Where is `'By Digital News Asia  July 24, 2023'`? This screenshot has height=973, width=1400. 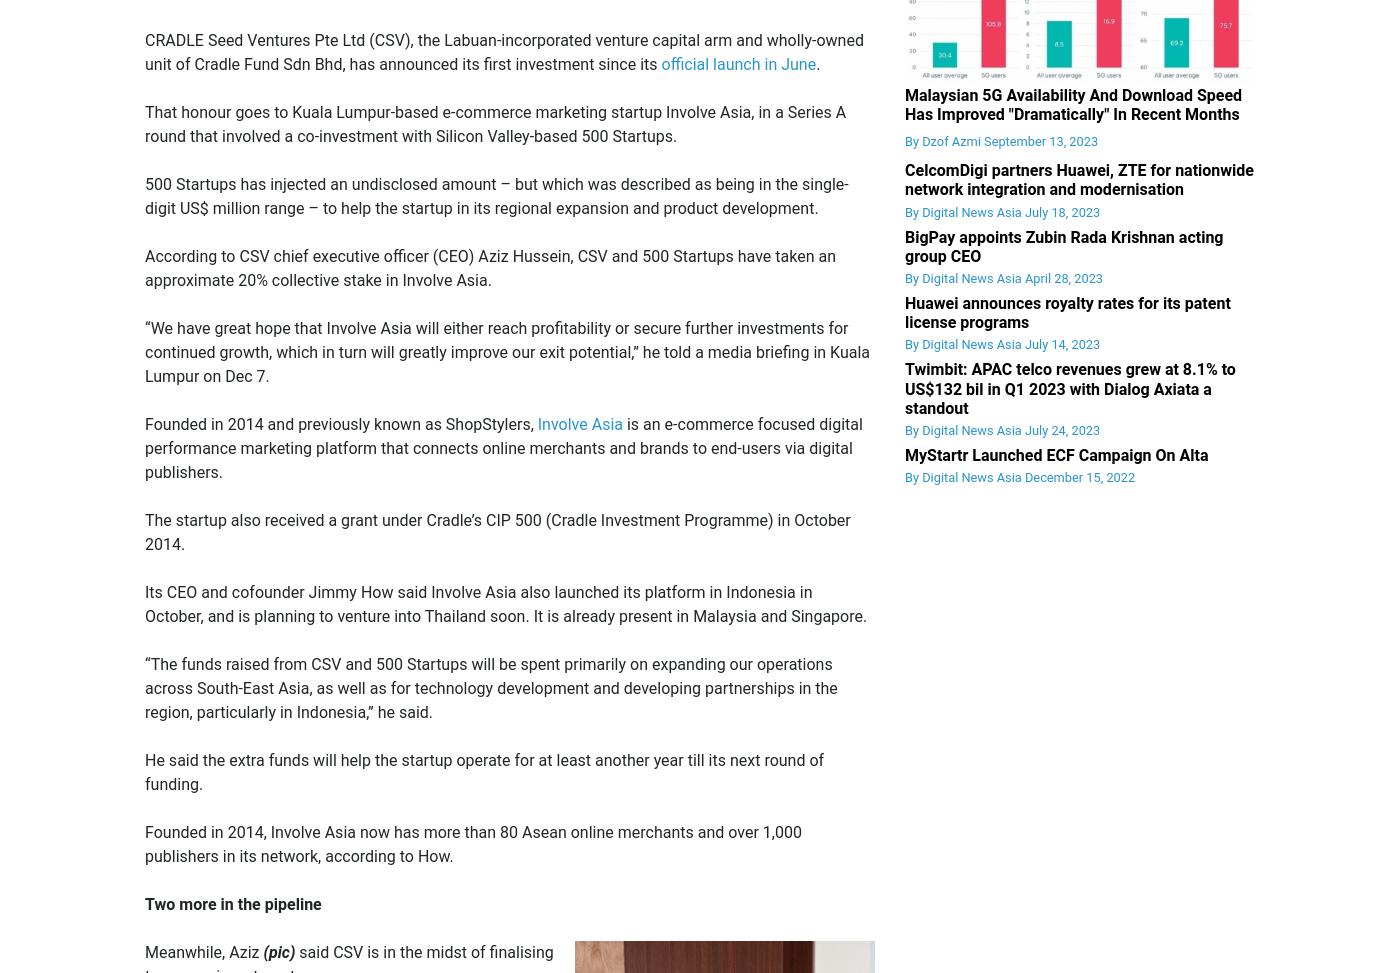 'By Digital News Asia  July 24, 2023' is located at coordinates (1002, 429).